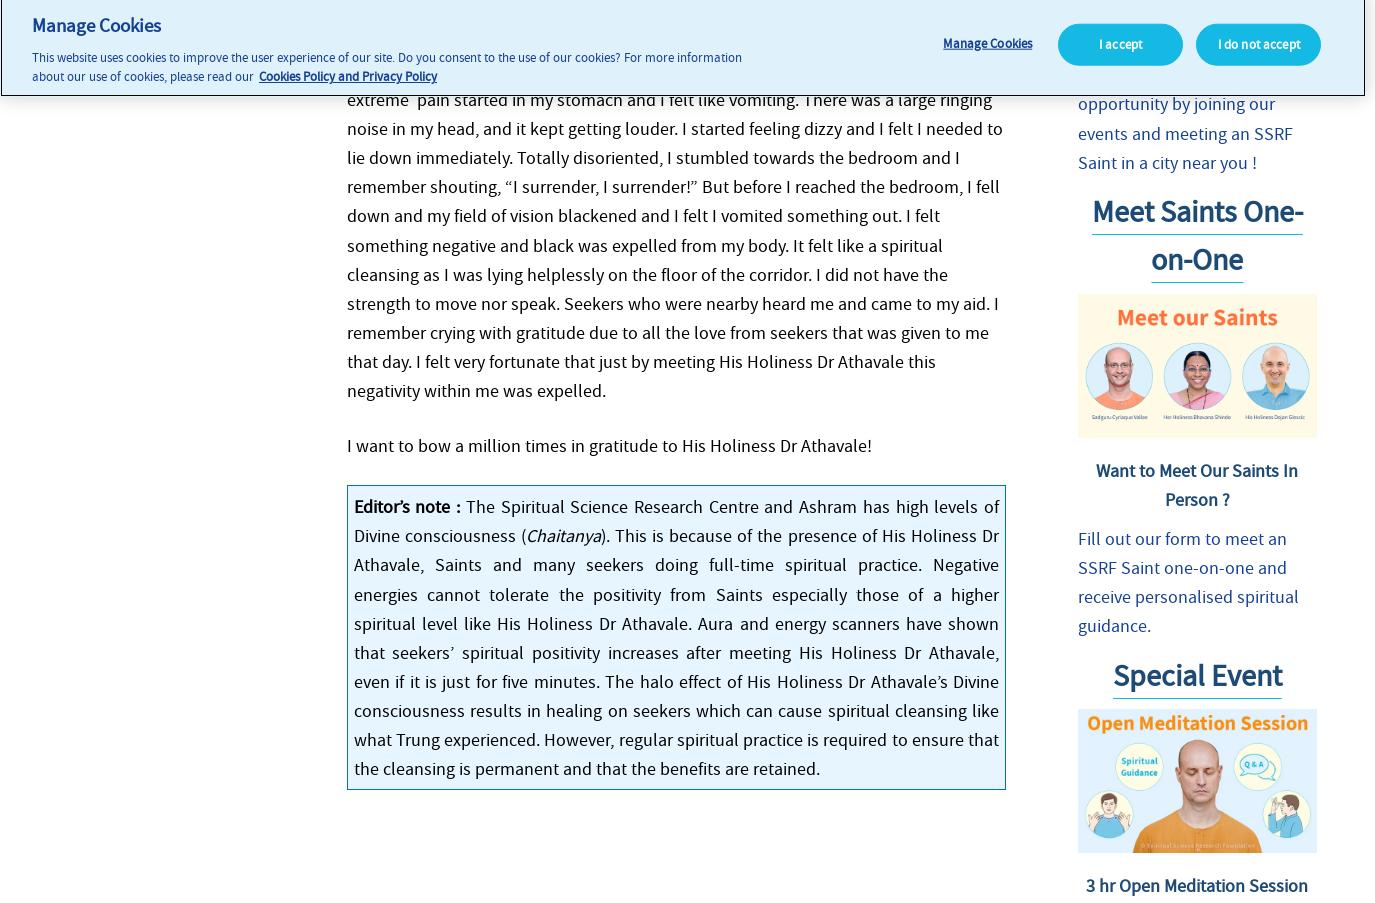  What do you see at coordinates (674, 650) in the screenshot?
I see `'). This is because of the presence of His Holiness Dr Athavale, Saints and many seekers doing full-time spiritual practice. Negative energies cannot tolerate the positivity from Saints especially those of a higher spiritual level like His Holiness Dr Athavale. Aura and energy scanners have shown that seekers’ spiritual positivity increases after meeting His Holiness Dr Athavale, even if it is just for five minutes. The halo effect of His Holiness Dr Athavale’s Divine consciousness results in healing on seekers which can cause spiritual cleansing like what Trung experienced. However, regular spiritual practice is required to ensure that the cleansing is permanent and that the benefits are retained.'` at bounding box center [674, 650].